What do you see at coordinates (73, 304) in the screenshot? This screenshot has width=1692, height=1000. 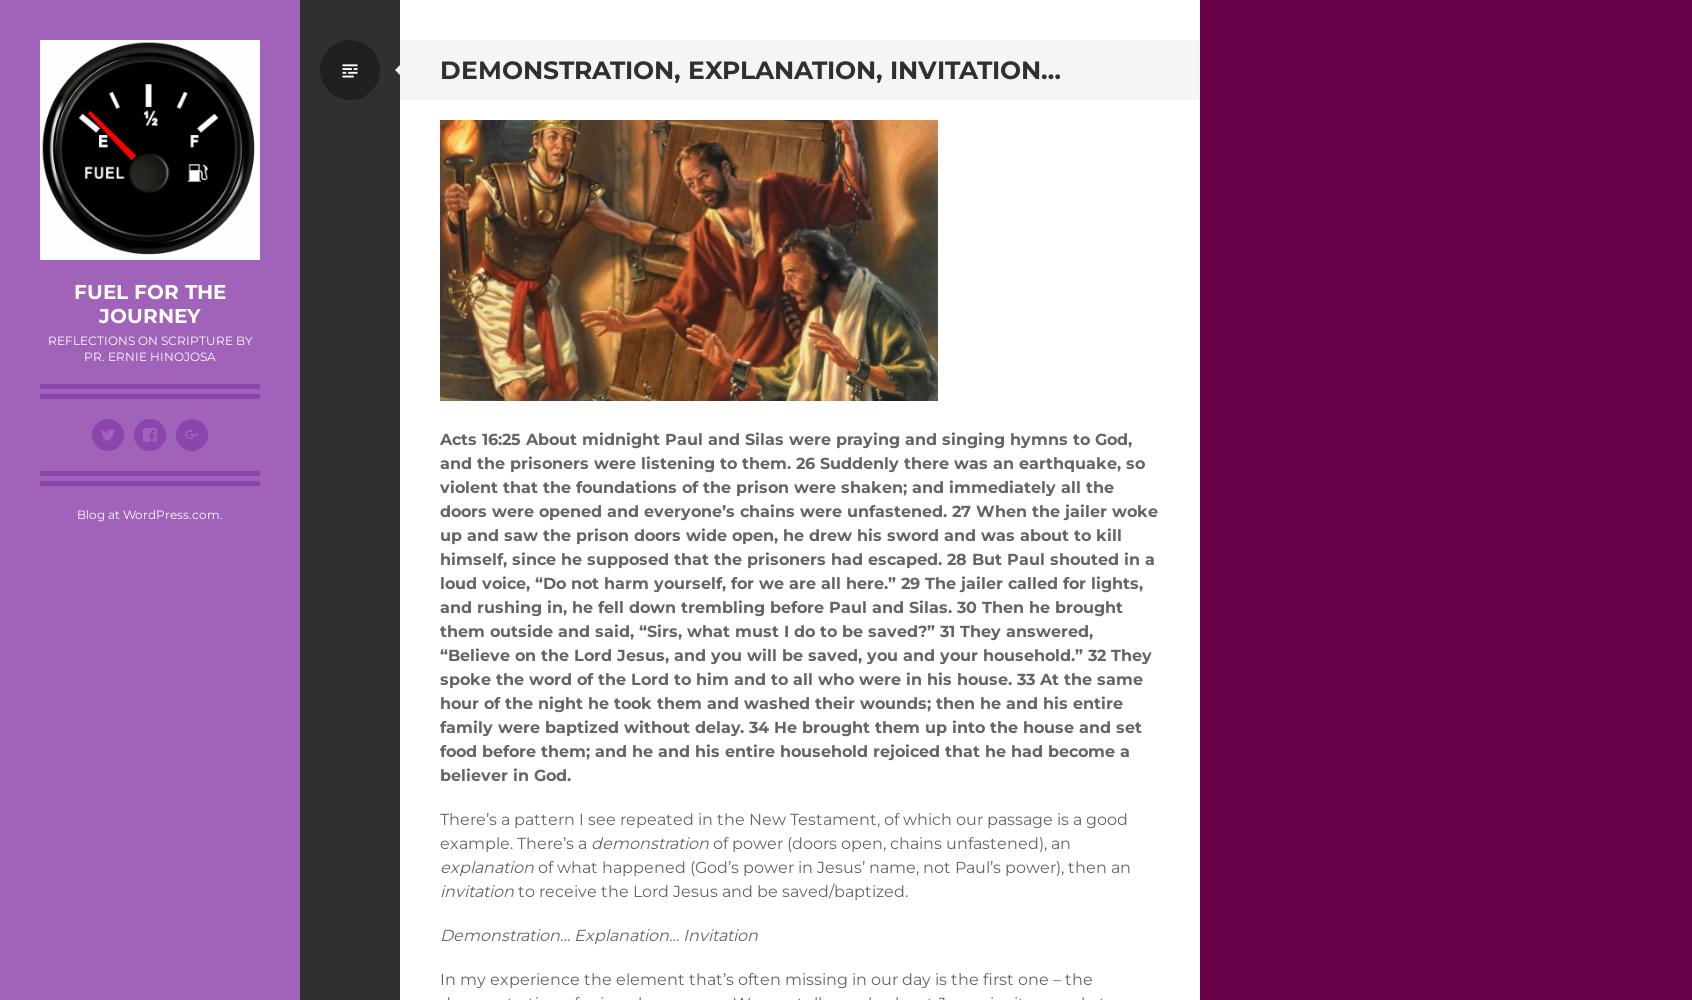 I see `'Fuel for the journey'` at bounding box center [73, 304].